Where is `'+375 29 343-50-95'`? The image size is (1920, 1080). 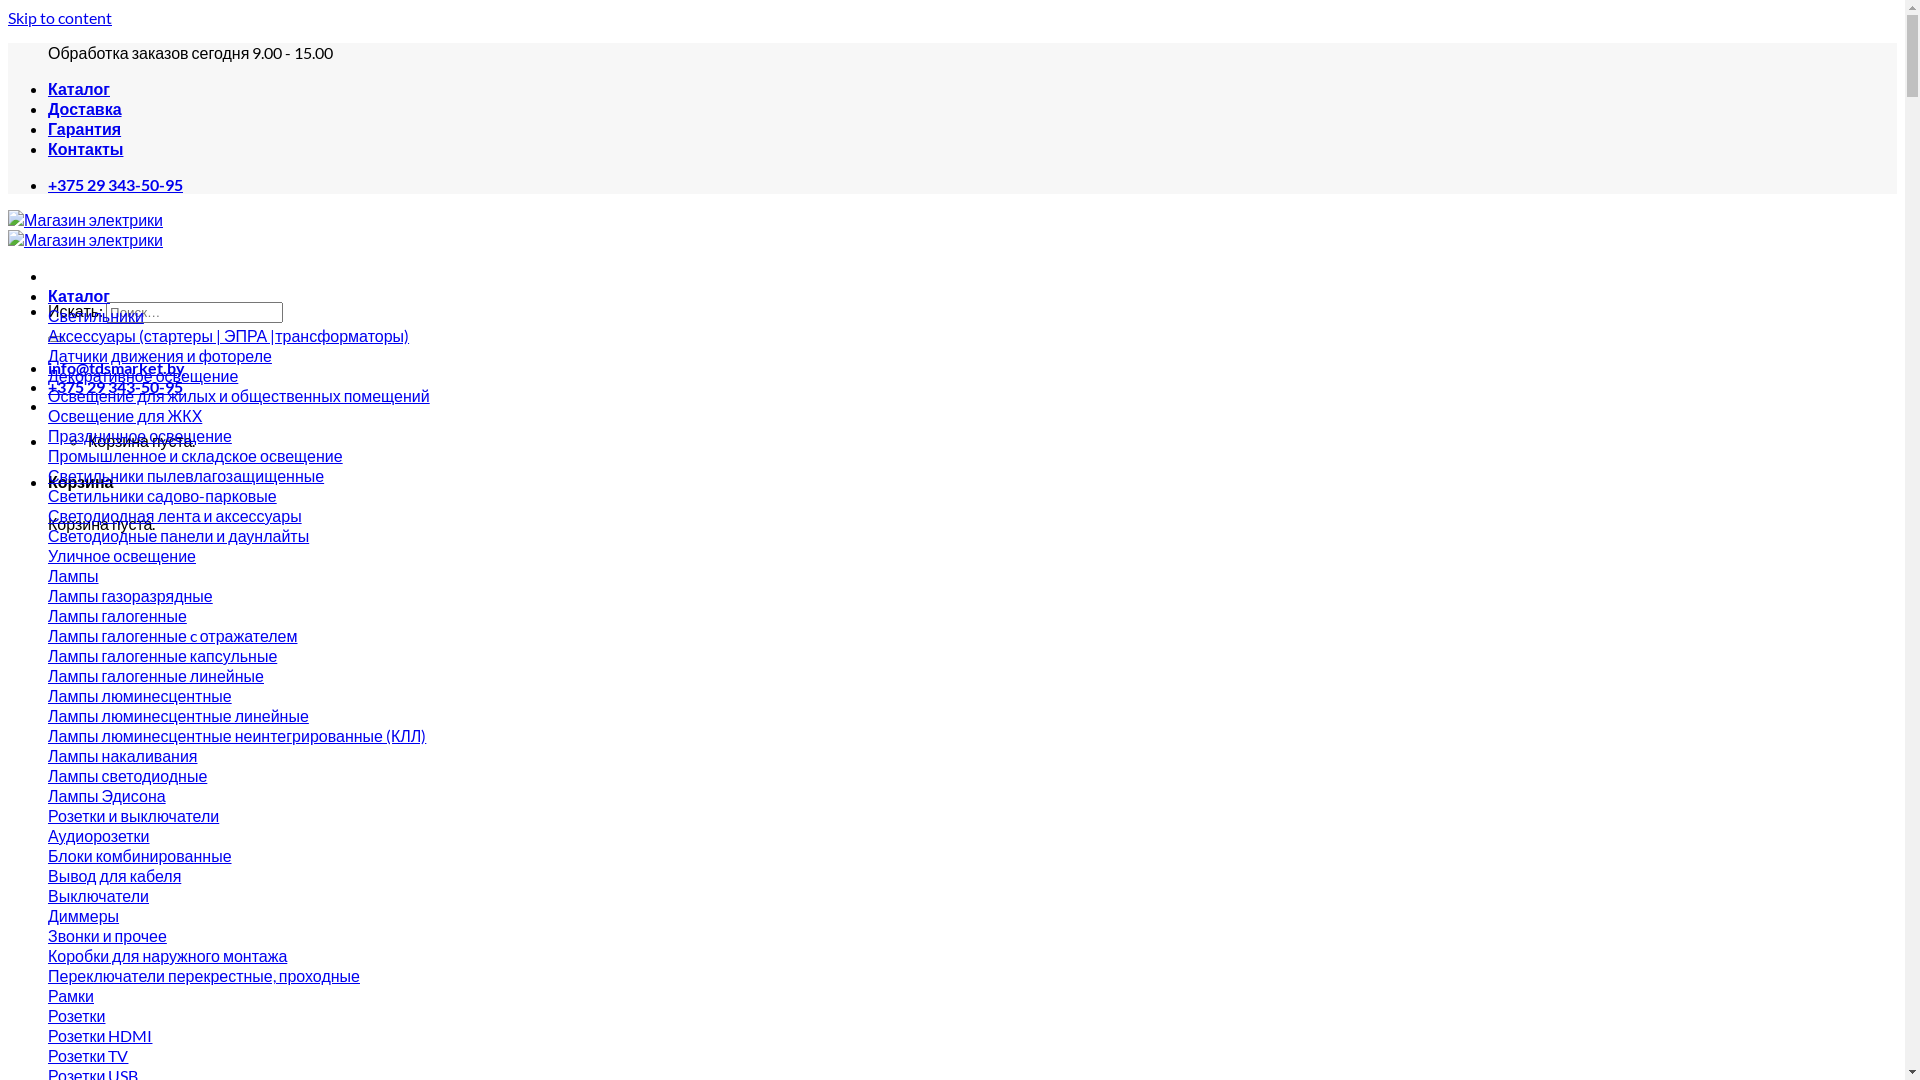 '+375 29 343-50-95' is located at coordinates (114, 386).